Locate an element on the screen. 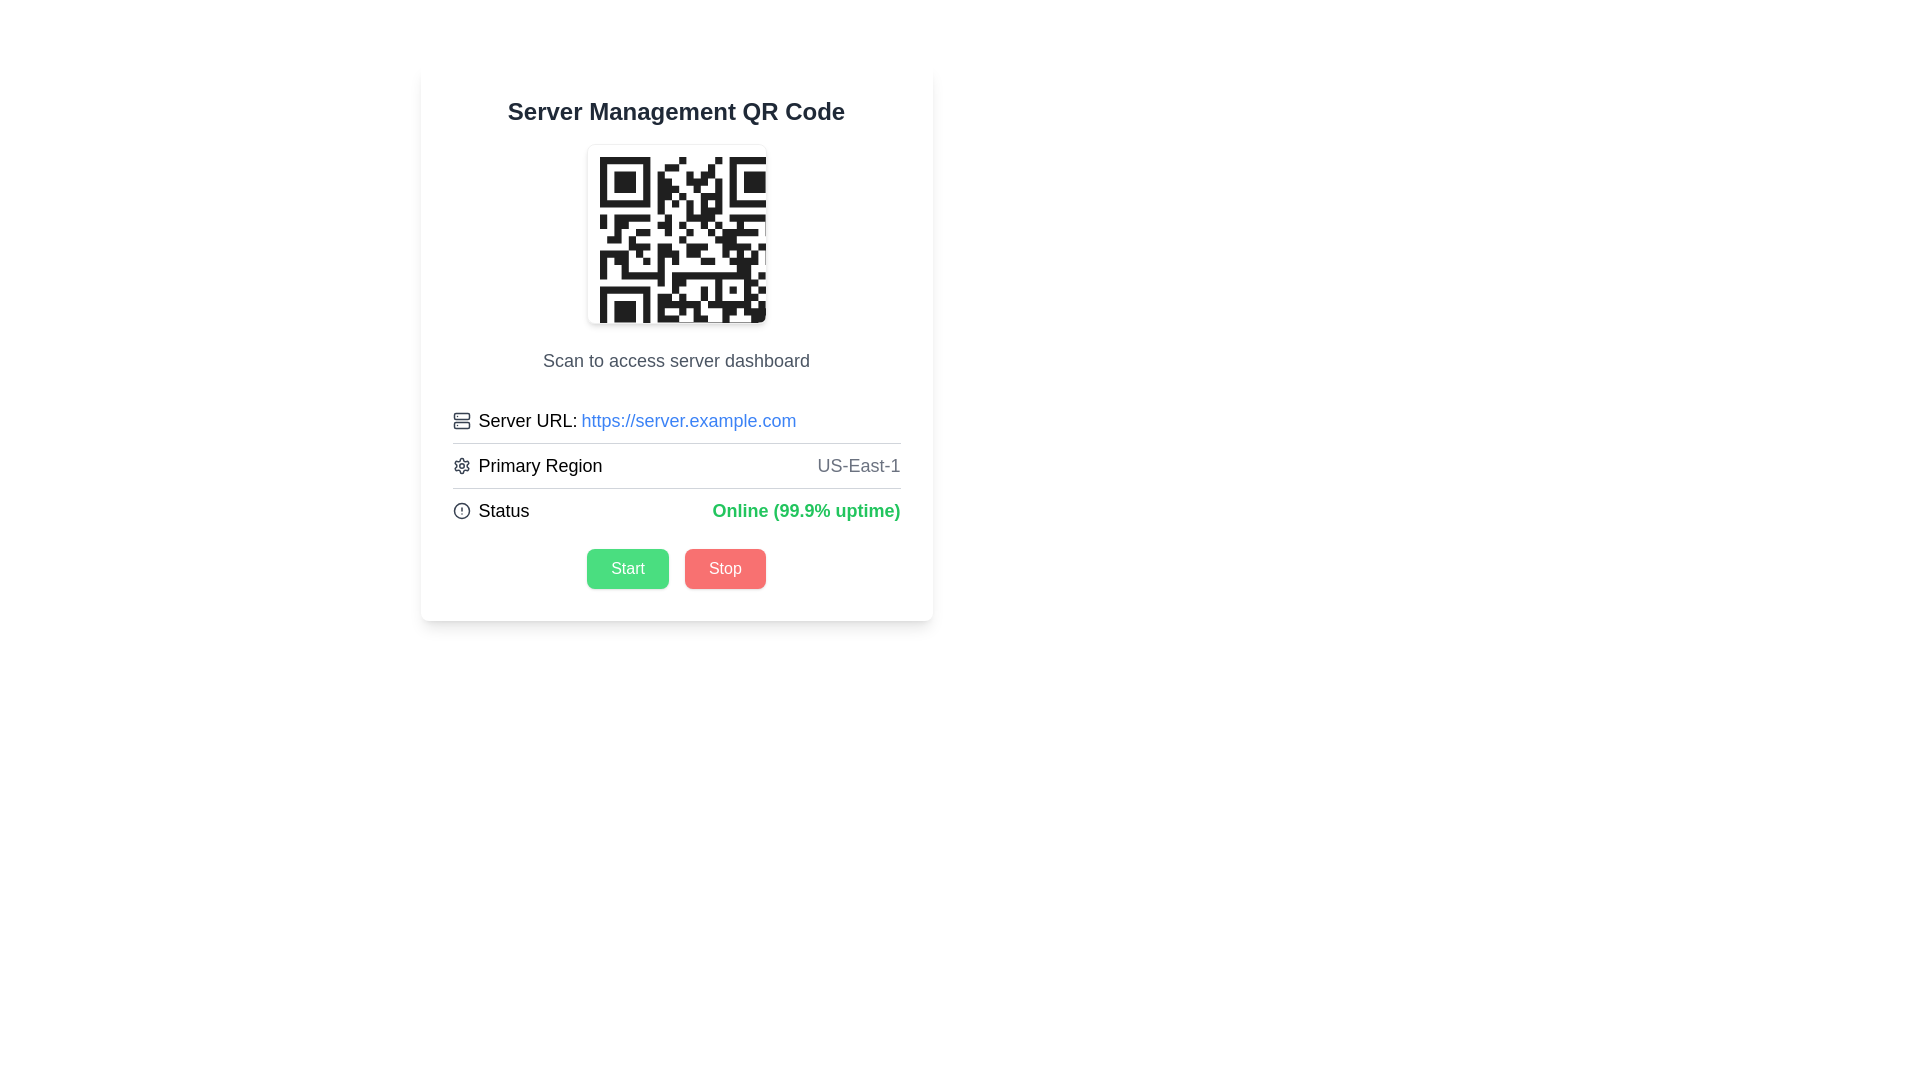 Image resolution: width=1920 pixels, height=1080 pixels. the uppermost rectangular segment of the server icon, which visually represents a section of the server design is located at coordinates (460, 415).